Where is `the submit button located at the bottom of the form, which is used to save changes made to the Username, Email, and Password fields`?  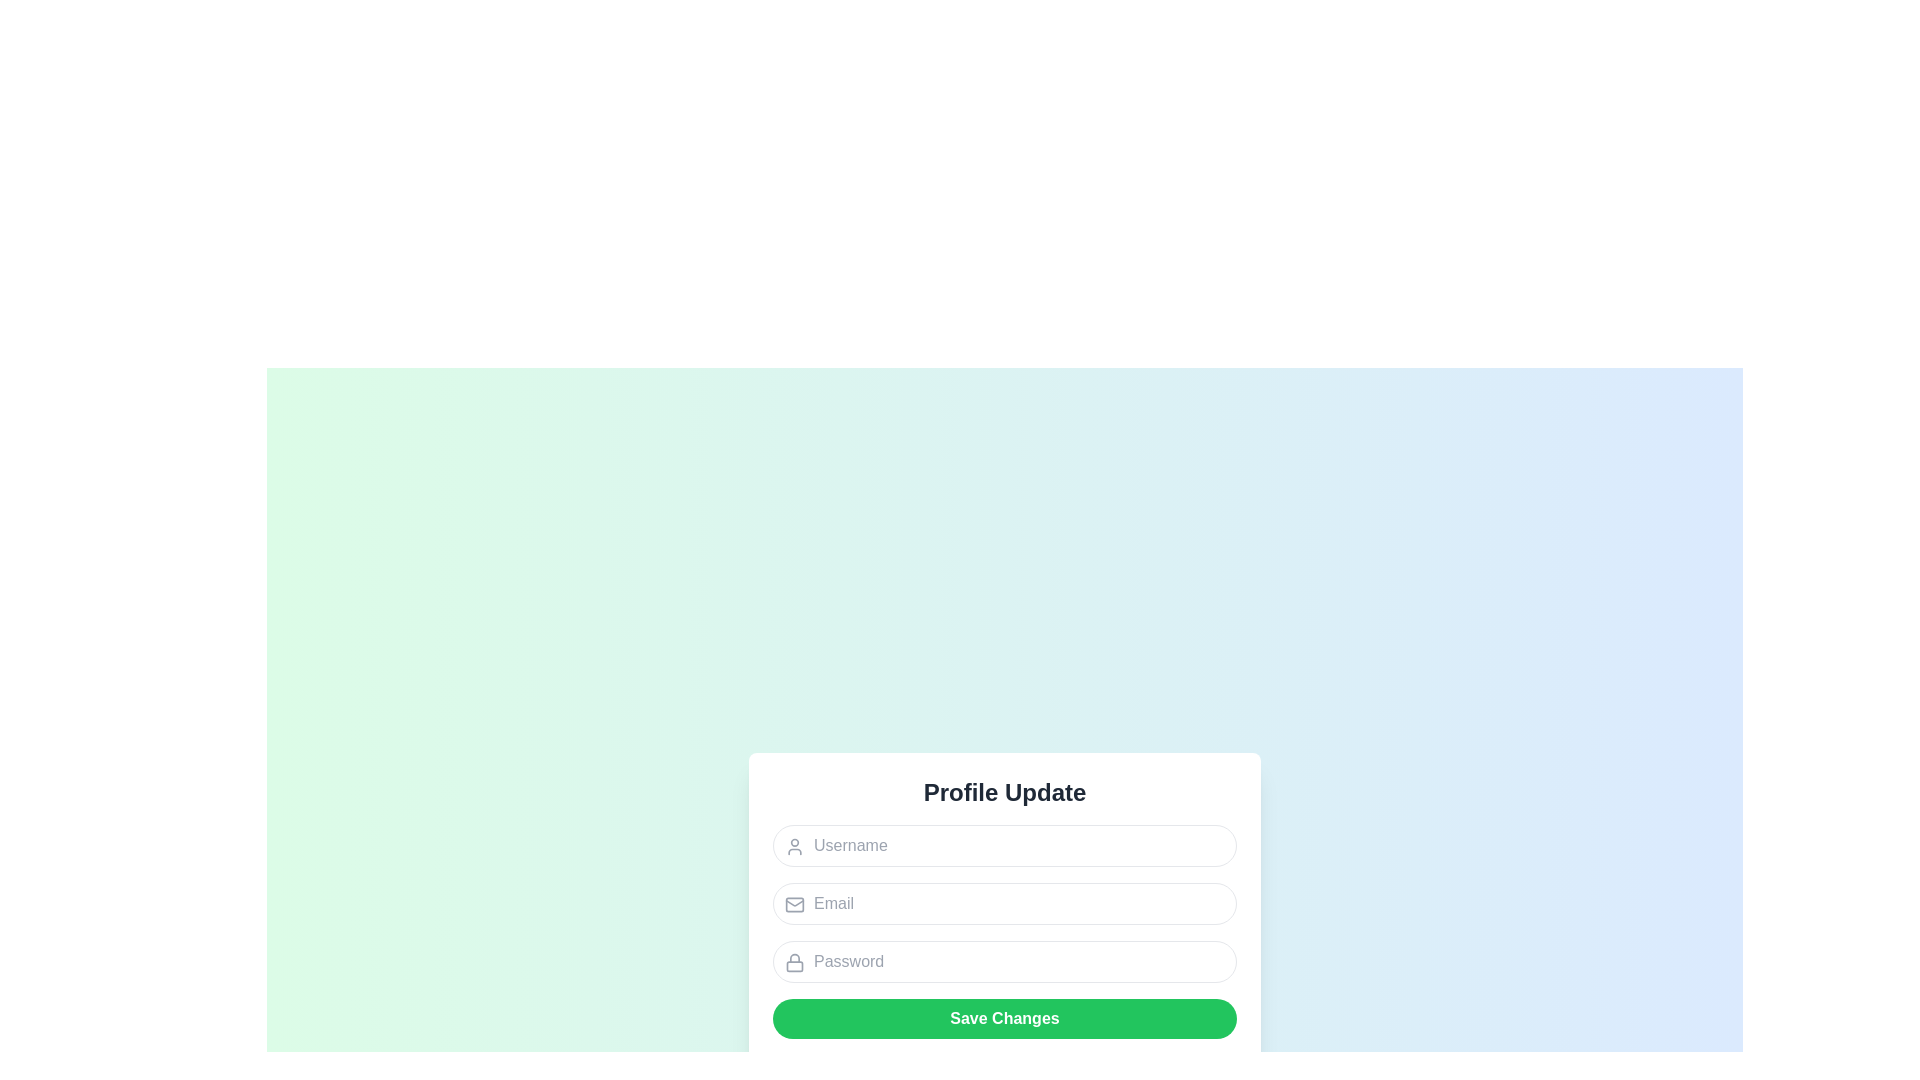 the submit button located at the bottom of the form, which is used to save changes made to the Username, Email, and Password fields is located at coordinates (1004, 1018).